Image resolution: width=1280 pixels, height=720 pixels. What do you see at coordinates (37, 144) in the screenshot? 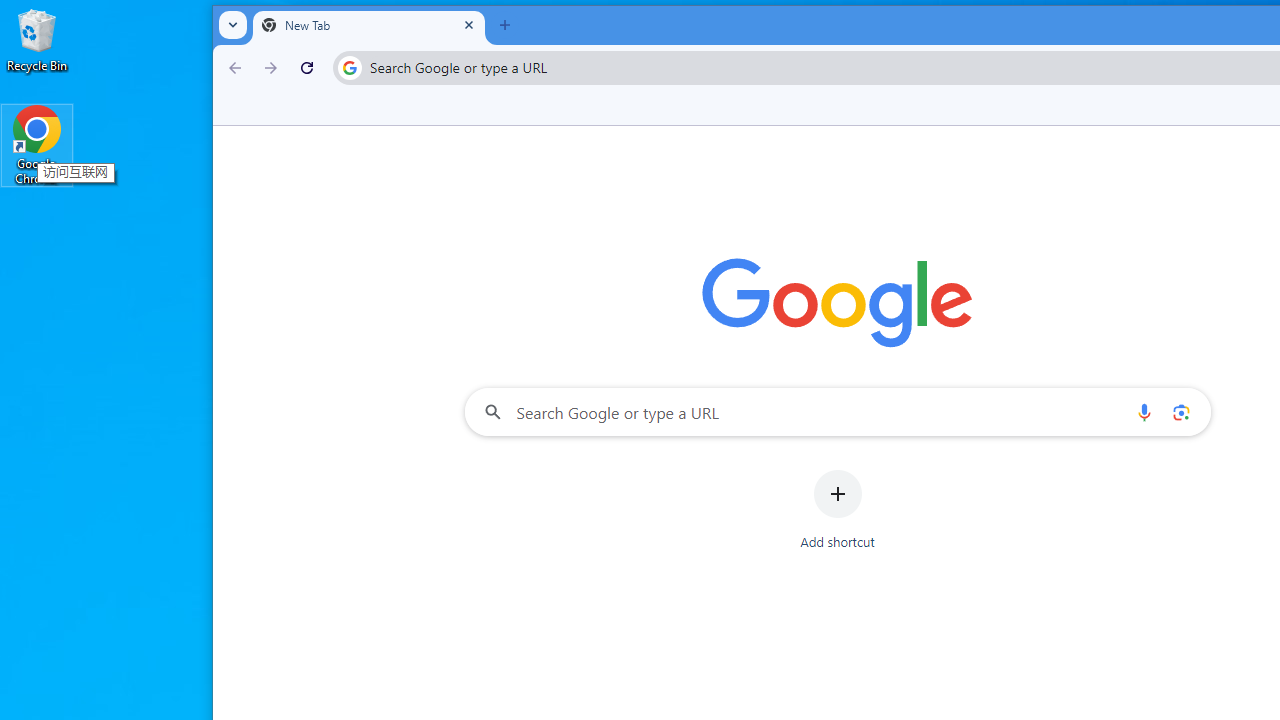
I see `'Google Chrome'` at bounding box center [37, 144].